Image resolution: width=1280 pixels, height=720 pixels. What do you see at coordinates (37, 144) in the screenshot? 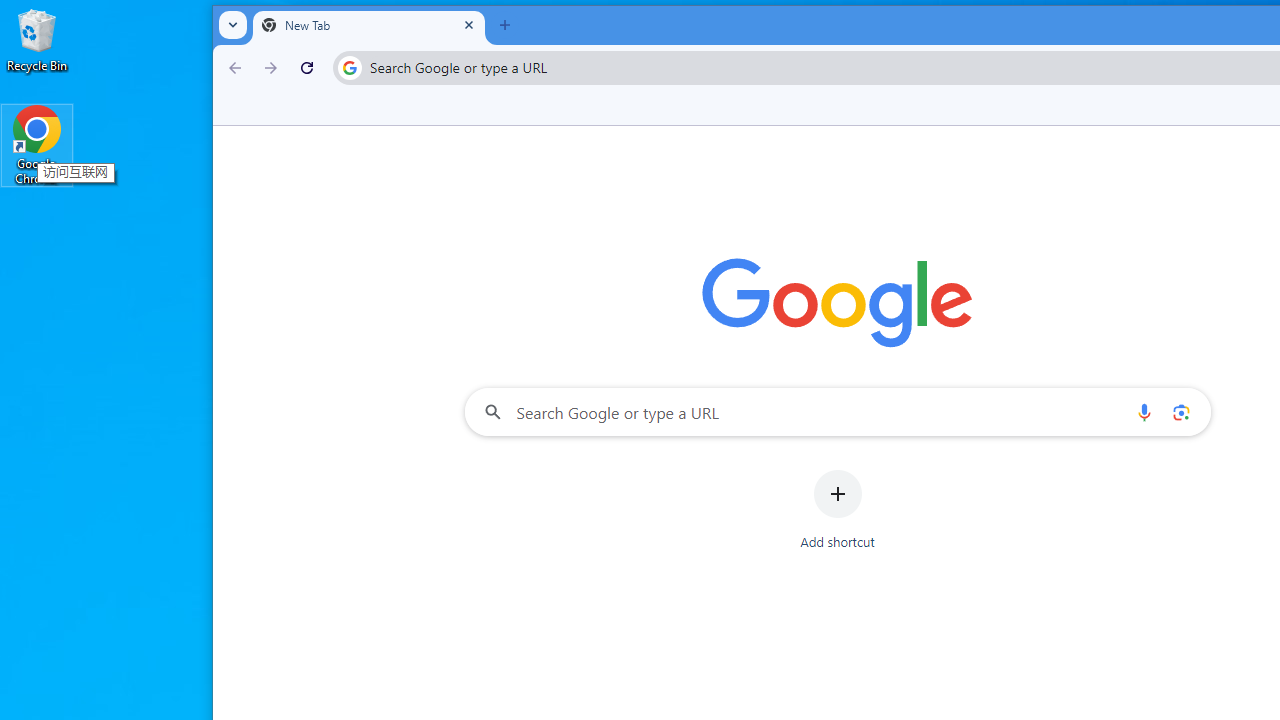
I see `'Google Chrome'` at bounding box center [37, 144].